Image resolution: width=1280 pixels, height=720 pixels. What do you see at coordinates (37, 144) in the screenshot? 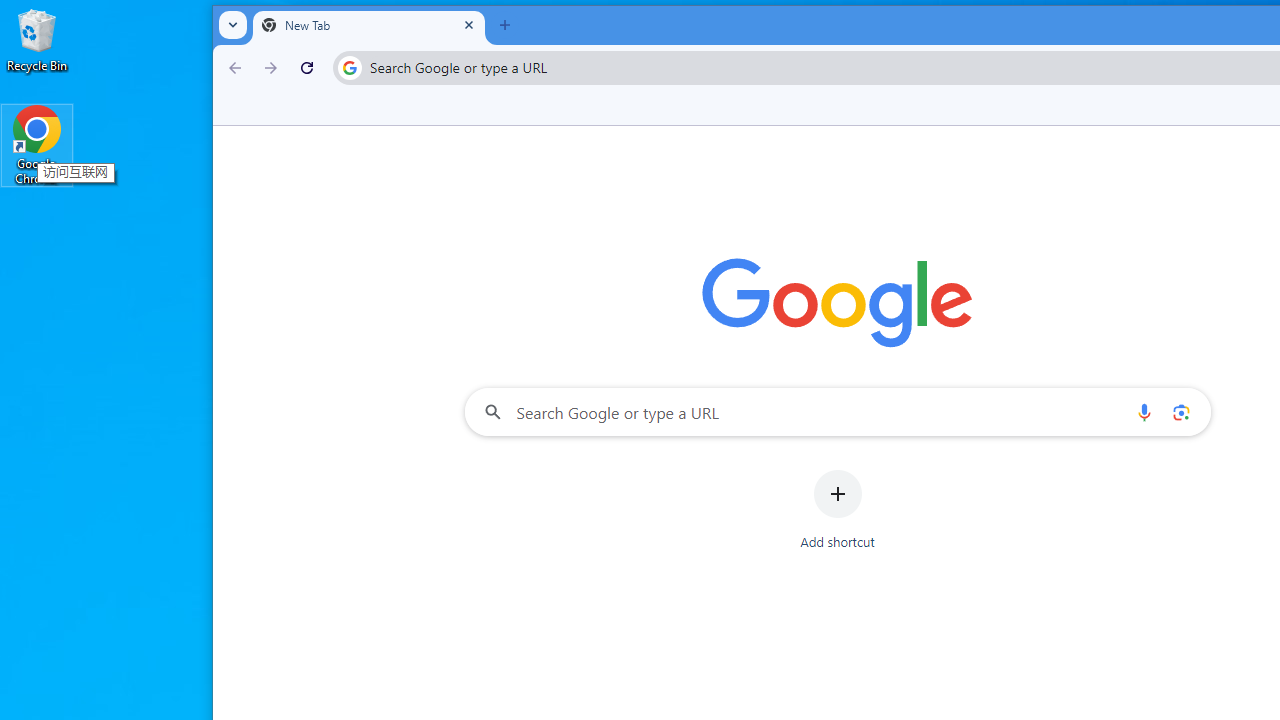
I see `'Google Chrome'` at bounding box center [37, 144].